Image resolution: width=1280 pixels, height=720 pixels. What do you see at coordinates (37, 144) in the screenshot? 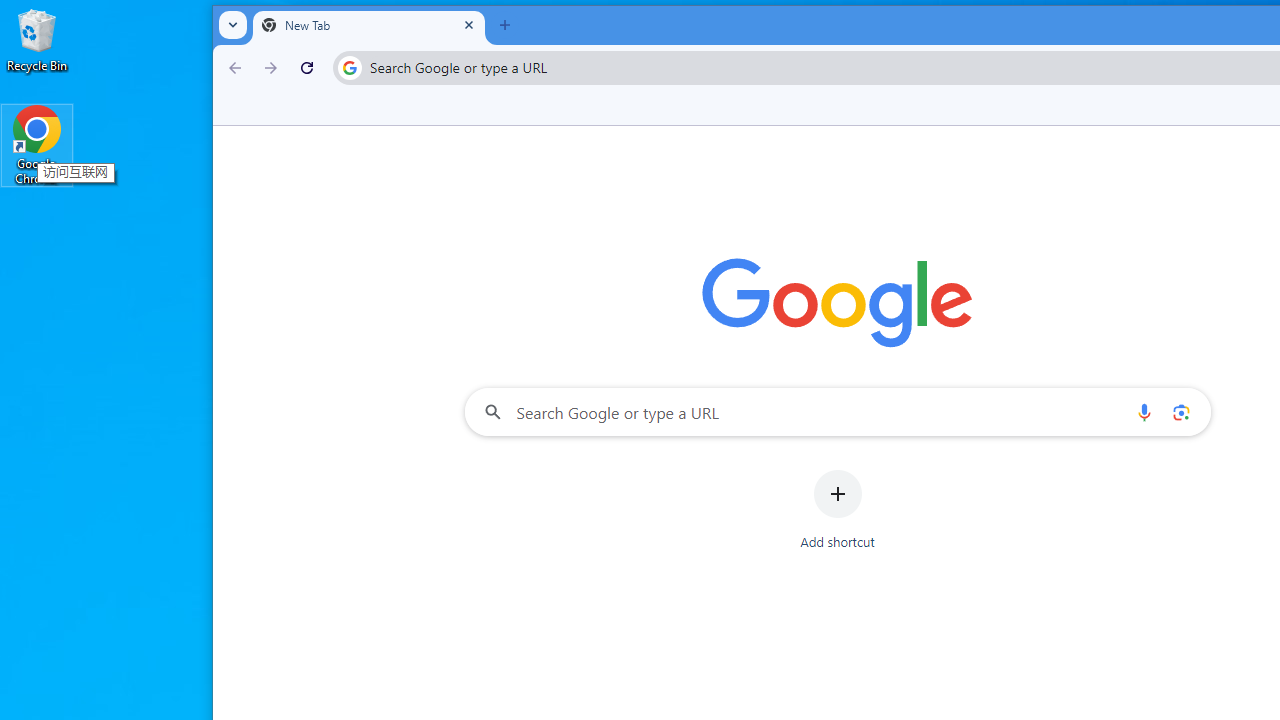
I see `'Google Chrome'` at bounding box center [37, 144].